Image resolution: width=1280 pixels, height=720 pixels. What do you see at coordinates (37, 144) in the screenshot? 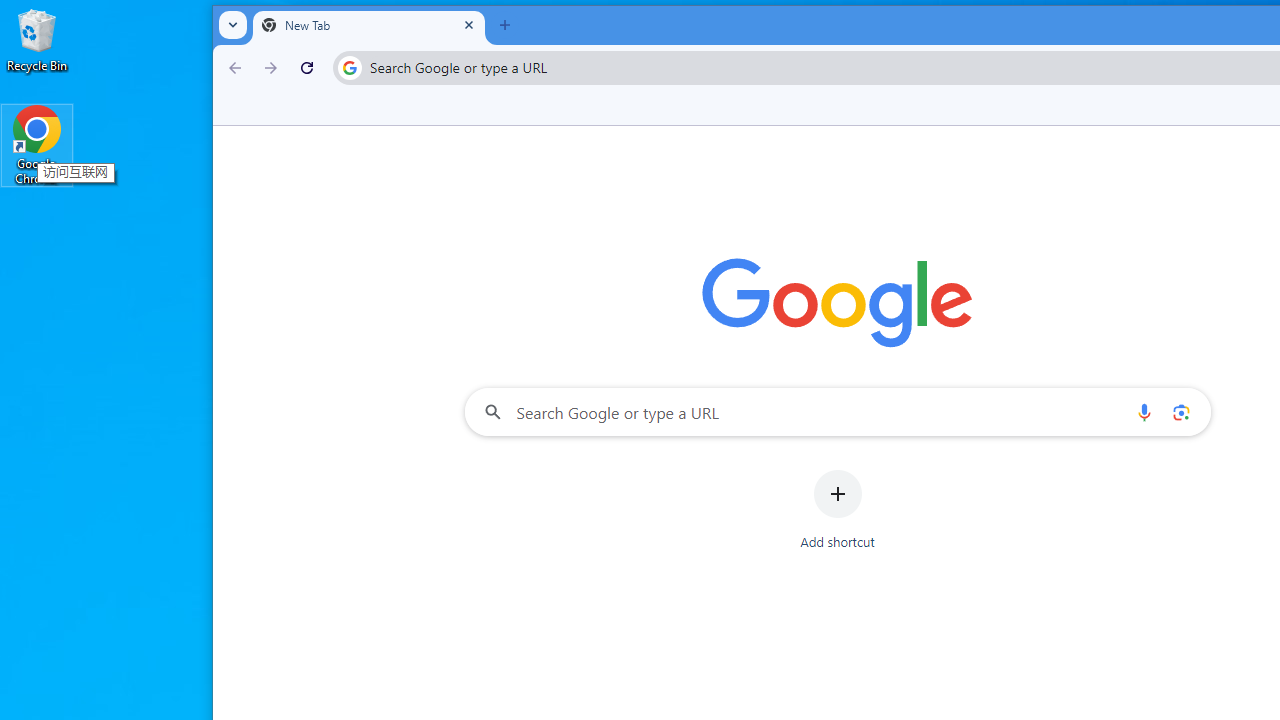
I see `'Google Chrome'` at bounding box center [37, 144].